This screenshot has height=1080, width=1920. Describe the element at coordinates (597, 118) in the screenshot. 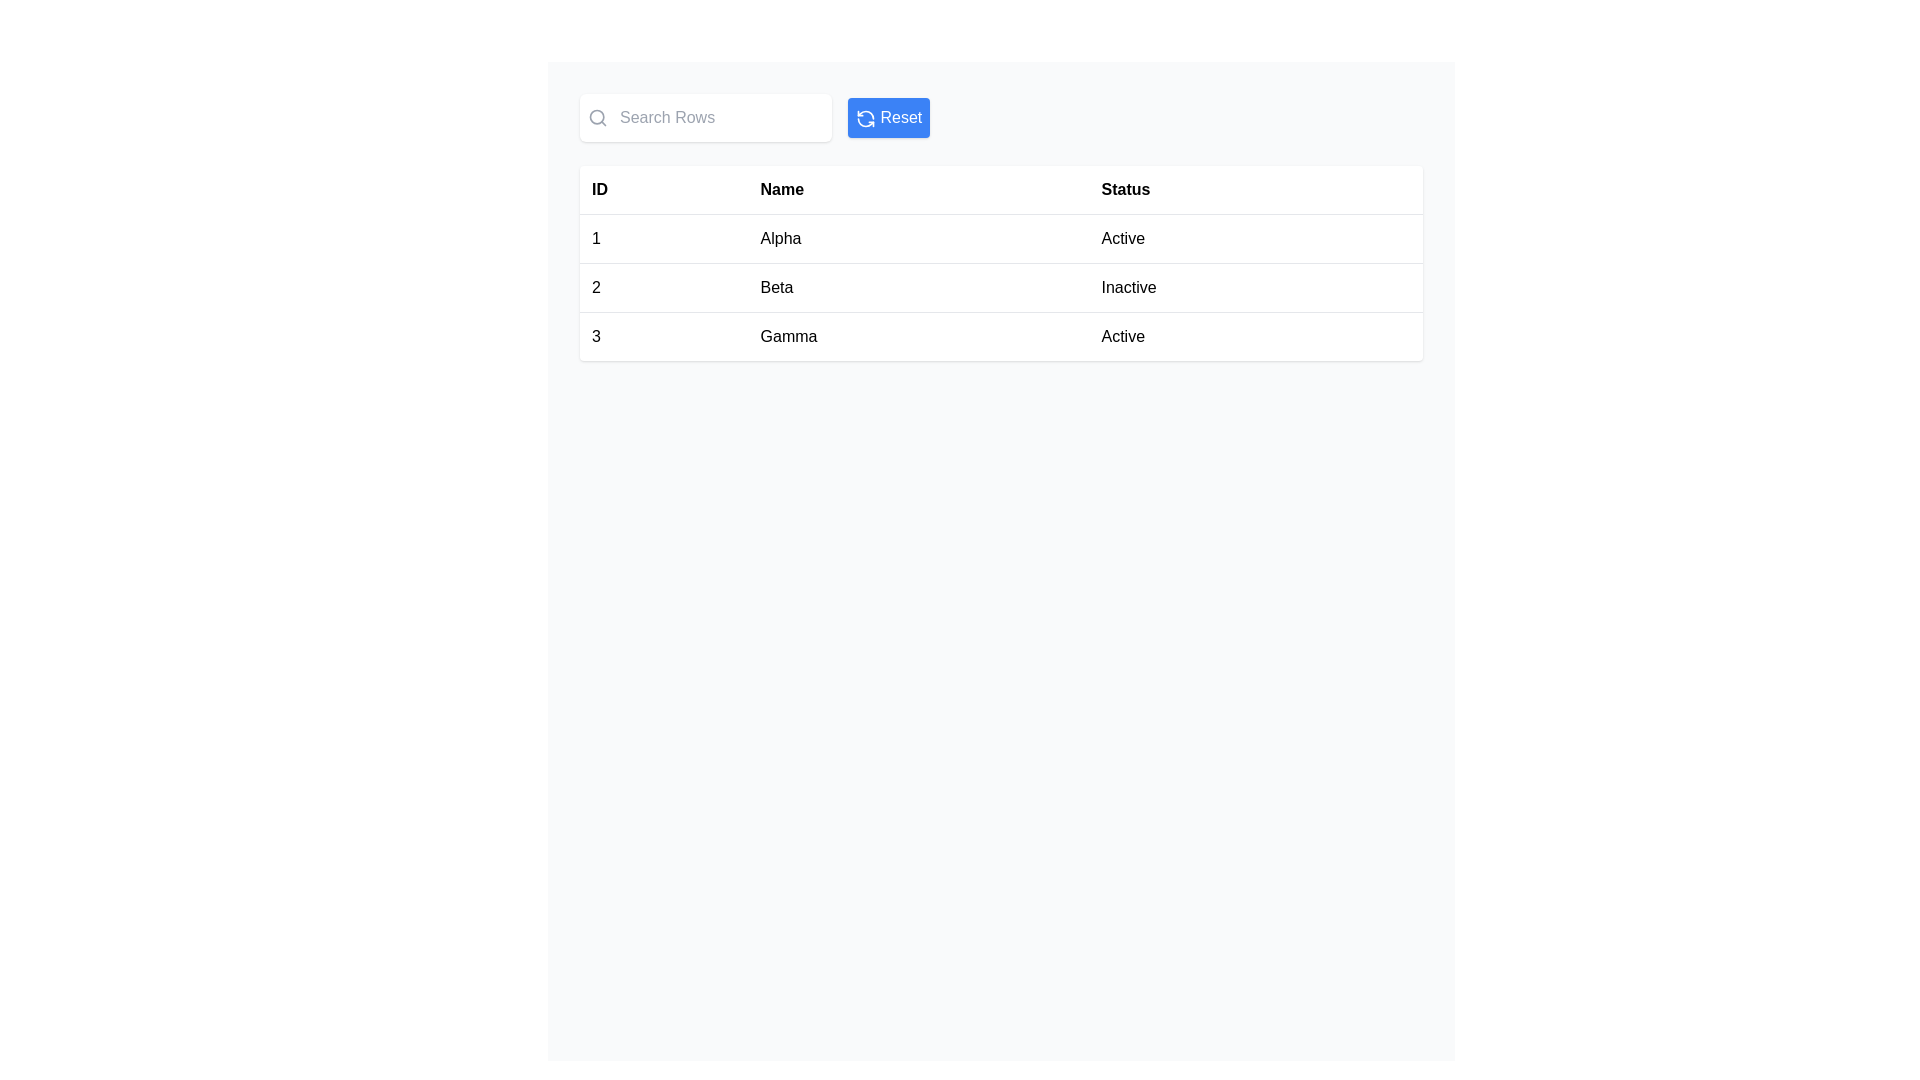

I see `the magnifying glass icon located at the leftmost side of the search bar, styled in light gray, within the top left corner of the interface` at that location.